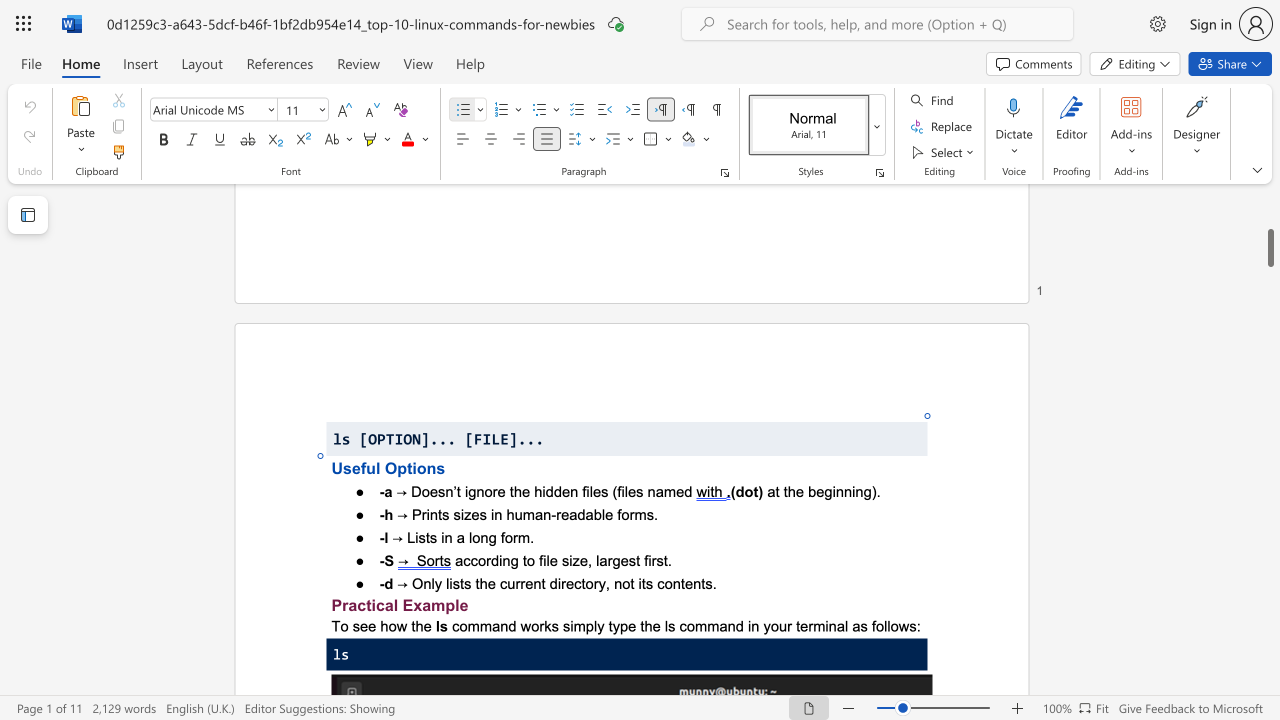  What do you see at coordinates (416, 583) in the screenshot?
I see `the 1th character "O" in the text` at bounding box center [416, 583].